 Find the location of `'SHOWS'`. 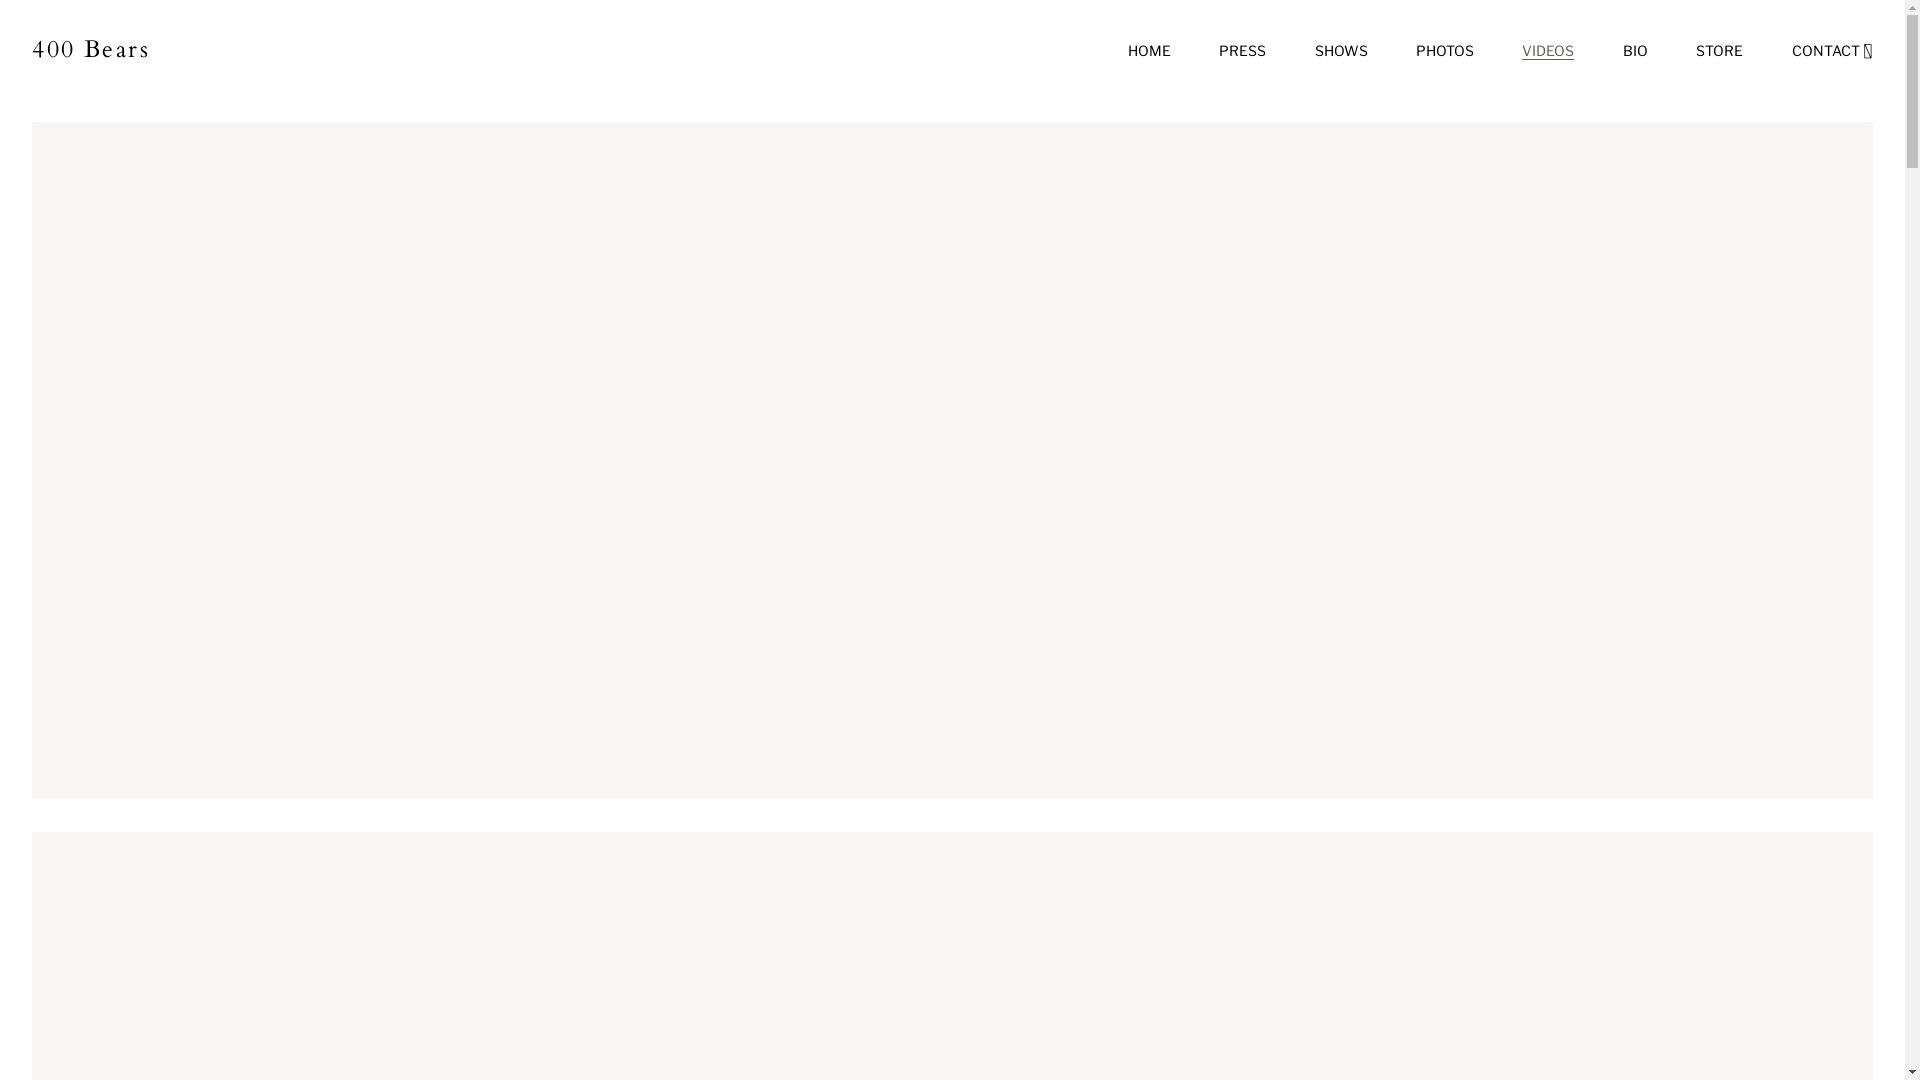

'SHOWS' is located at coordinates (1341, 49).